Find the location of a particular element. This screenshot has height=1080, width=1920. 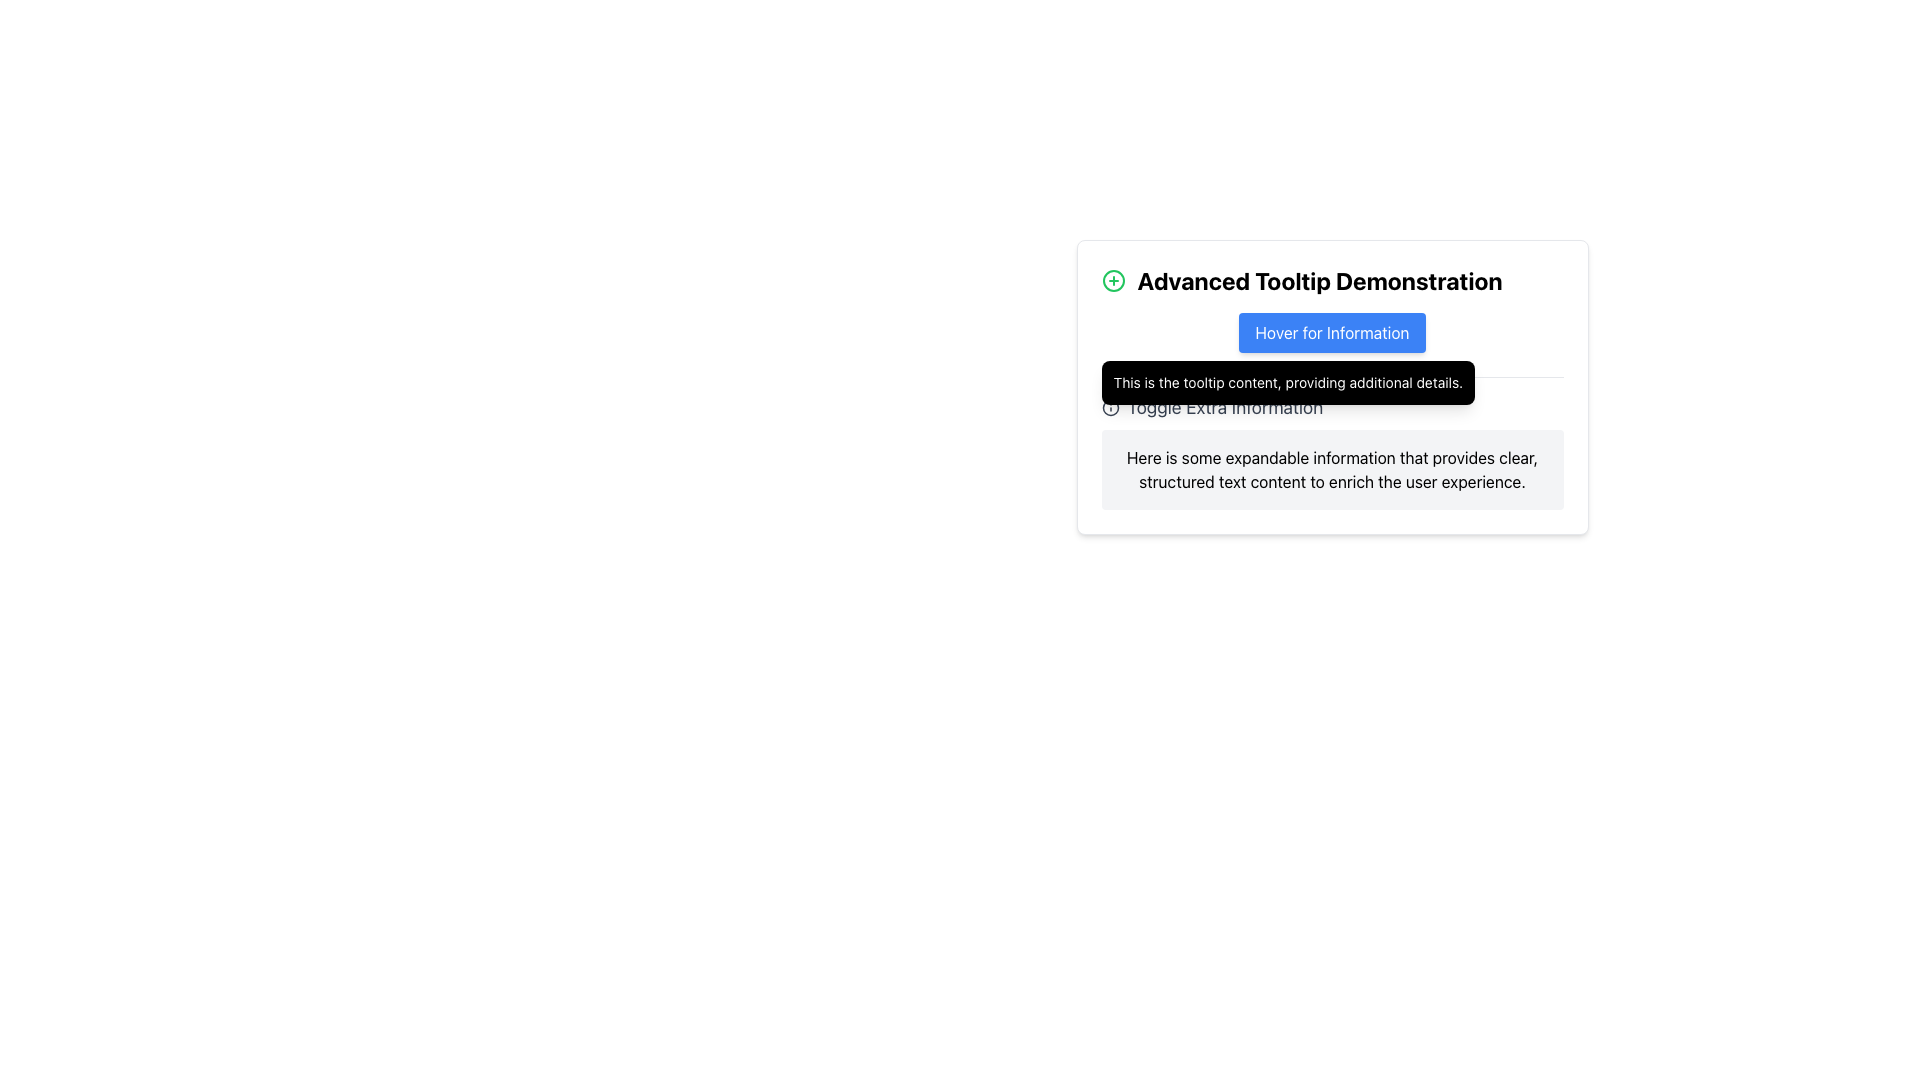

the Icon Button with a plus sign icon, located to the left of the title text 'Advanced Tooltip Demonstration', to prepare for keyboard interaction is located at coordinates (1112, 281).